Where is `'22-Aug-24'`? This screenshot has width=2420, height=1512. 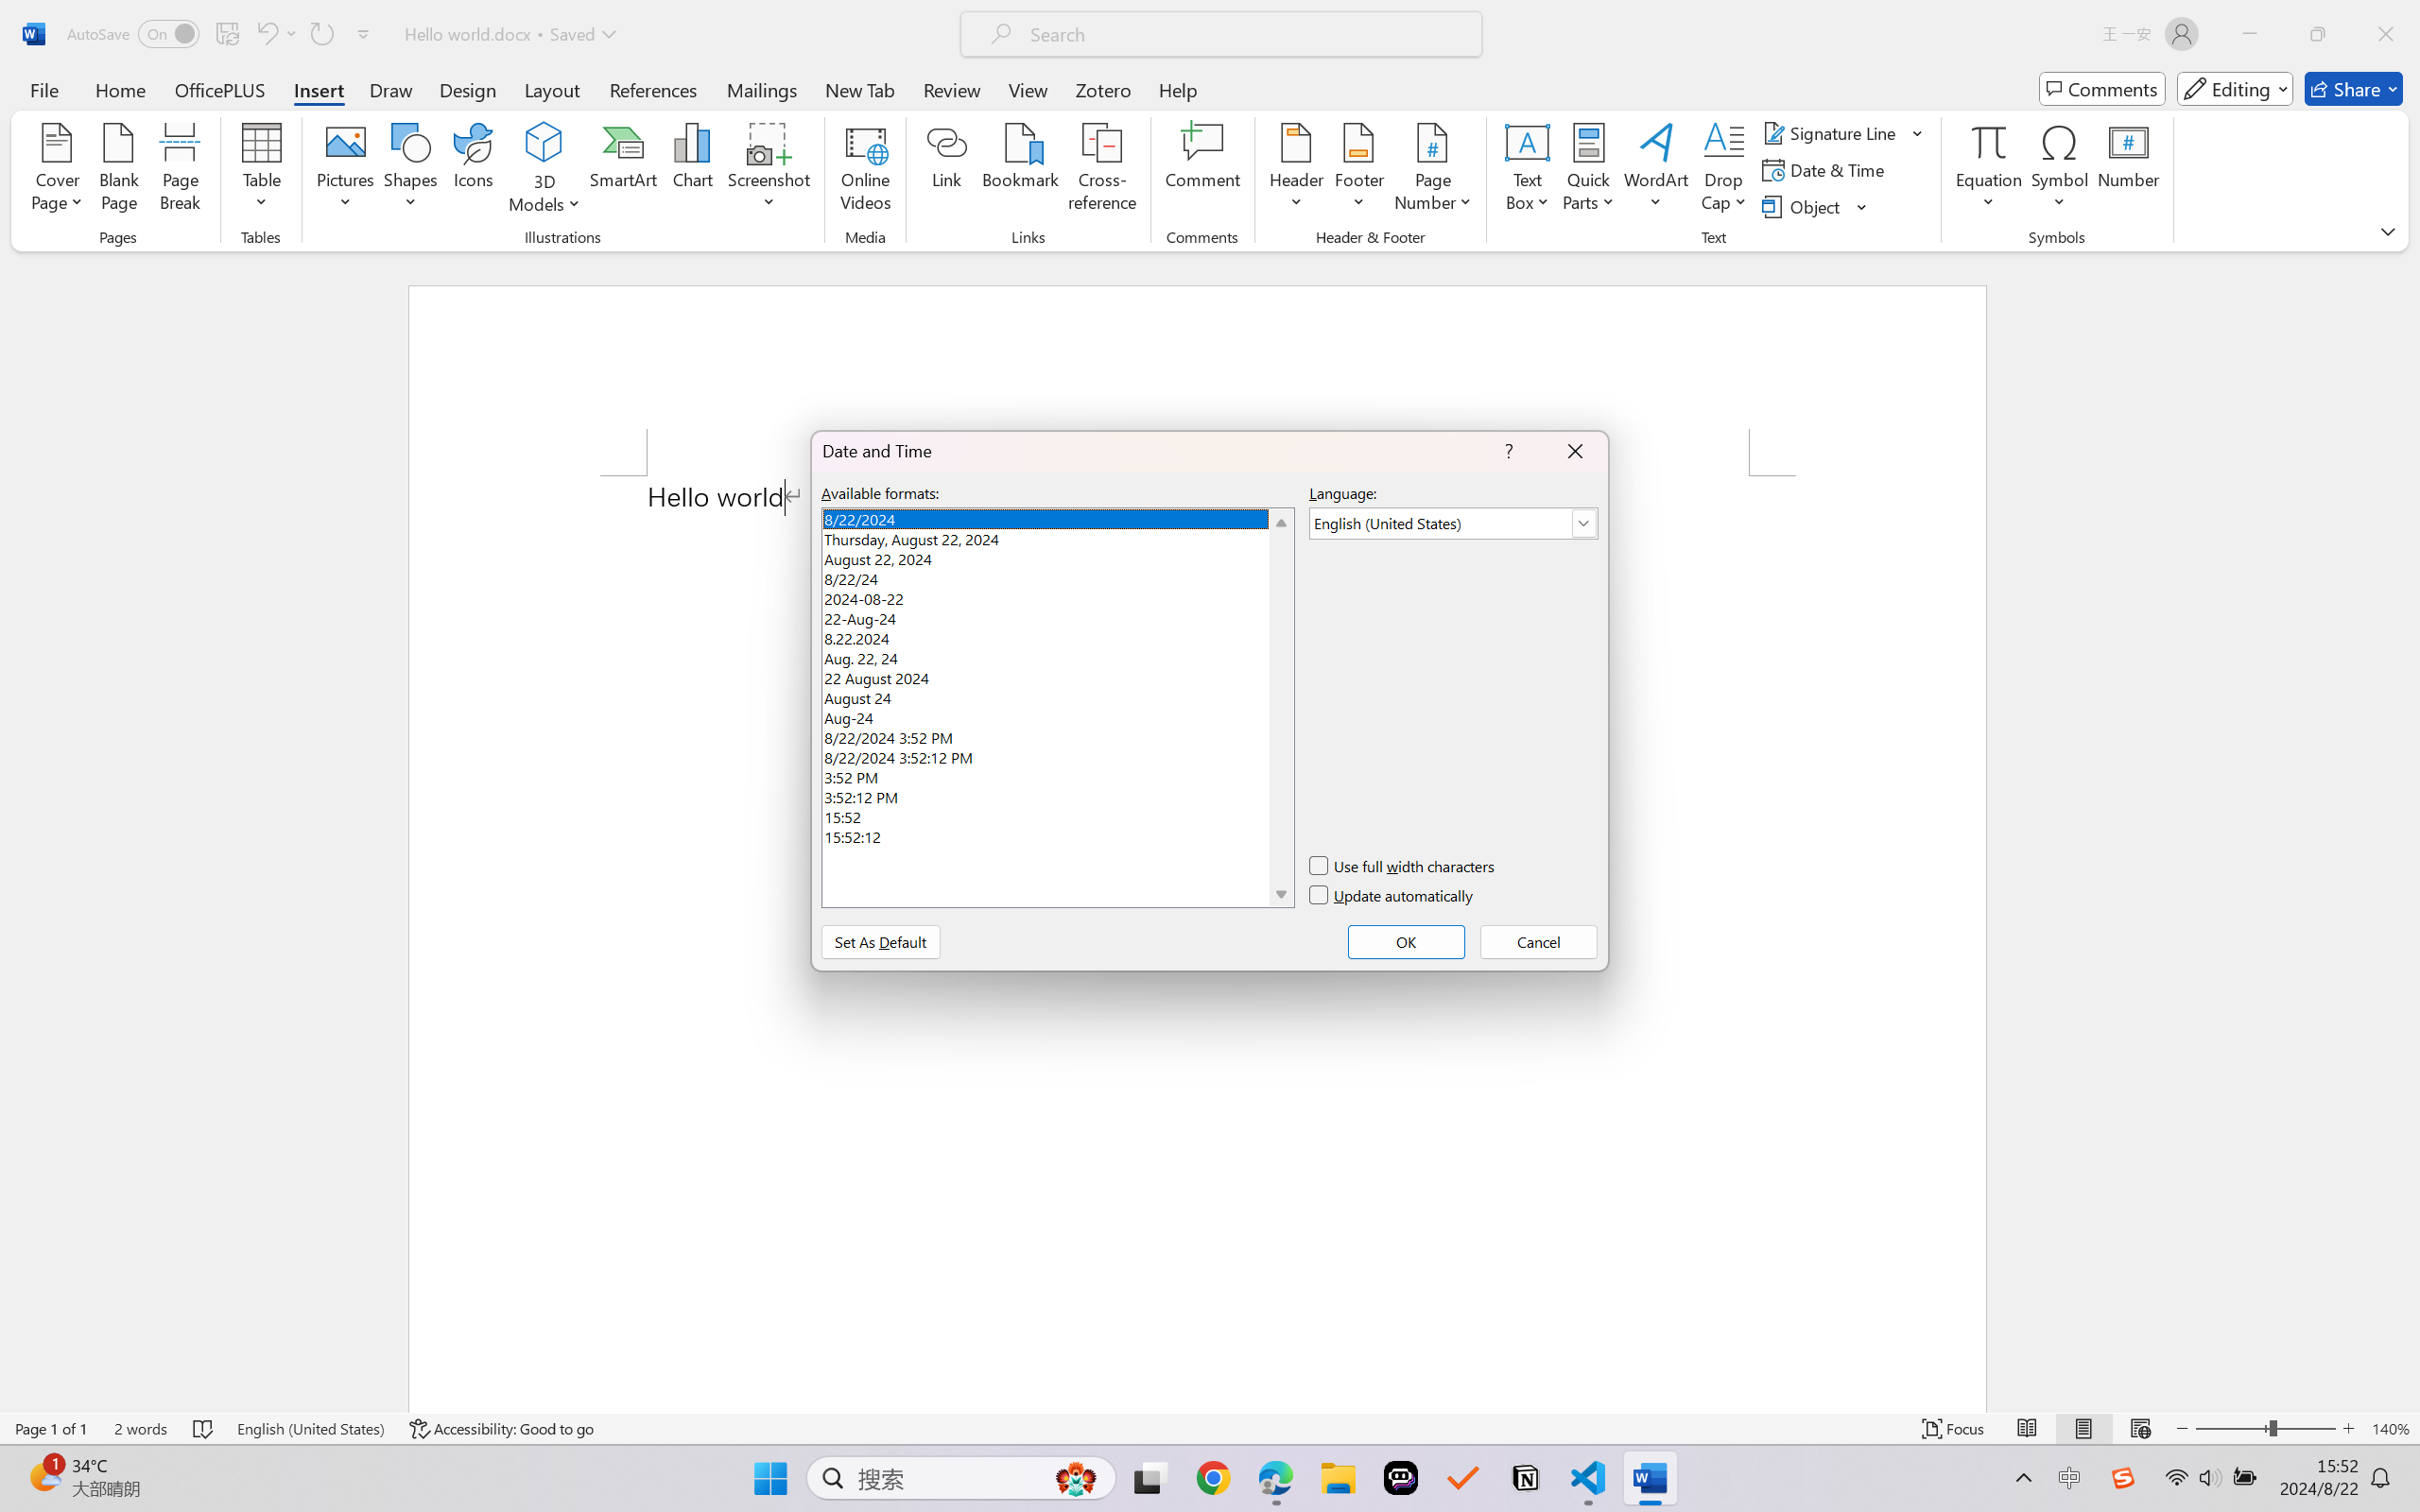
'22-Aug-24' is located at coordinates (1056, 615).